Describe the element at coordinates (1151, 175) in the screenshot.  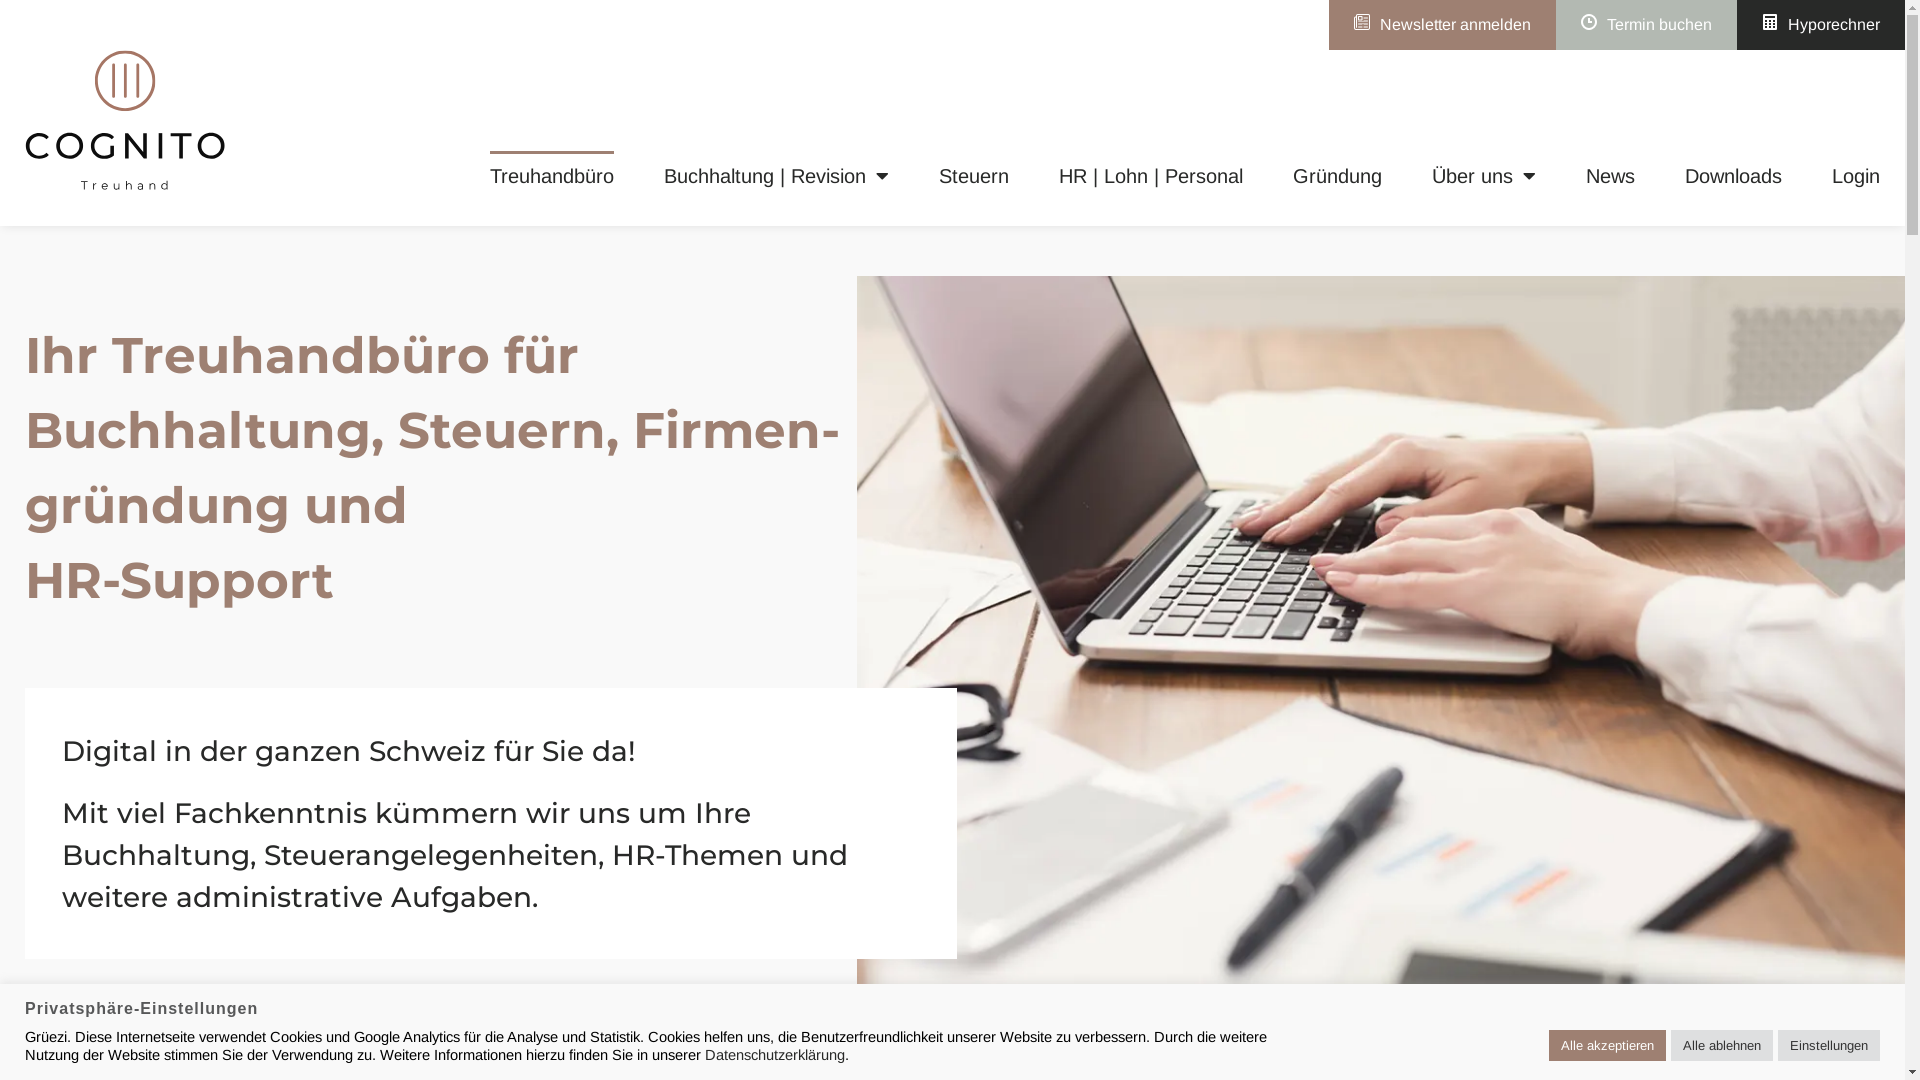
I see `'HR | Lohn | Personal'` at that location.